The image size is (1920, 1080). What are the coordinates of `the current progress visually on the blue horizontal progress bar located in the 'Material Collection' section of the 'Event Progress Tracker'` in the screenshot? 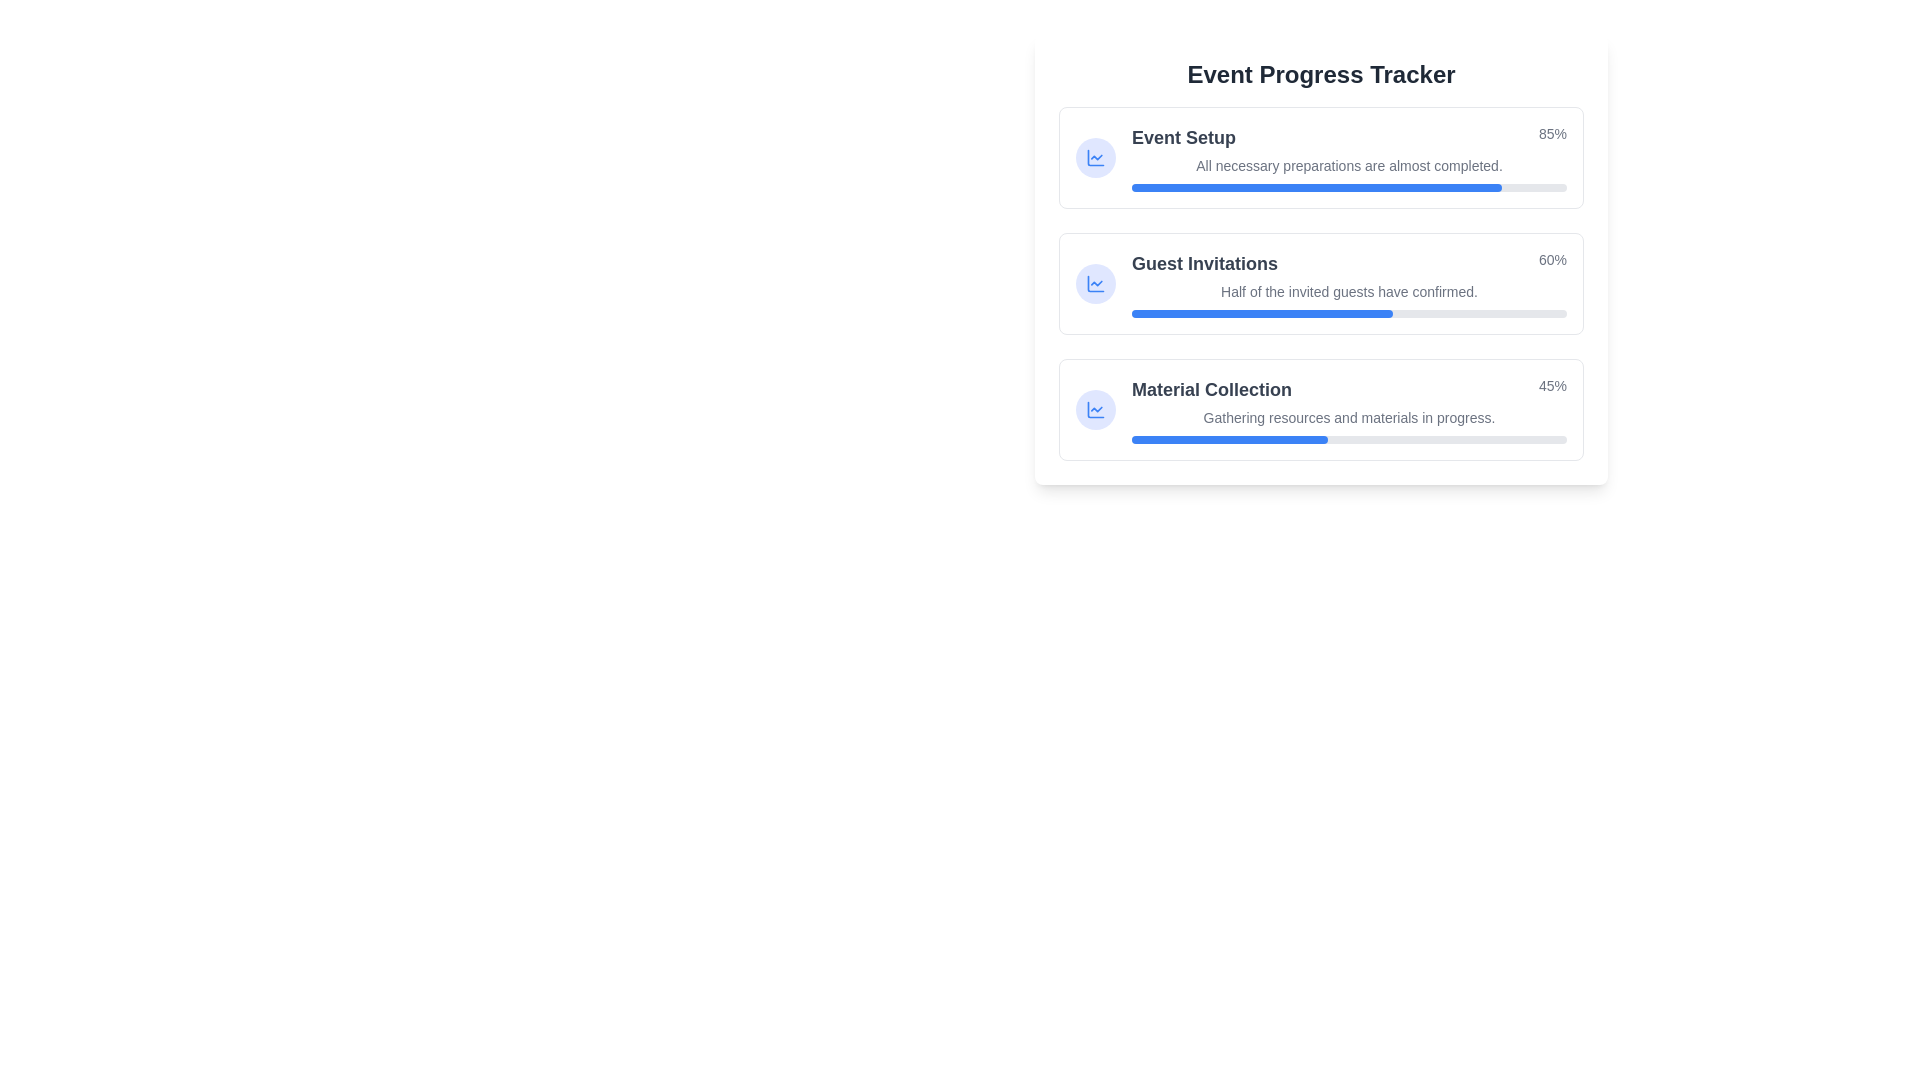 It's located at (1228, 438).